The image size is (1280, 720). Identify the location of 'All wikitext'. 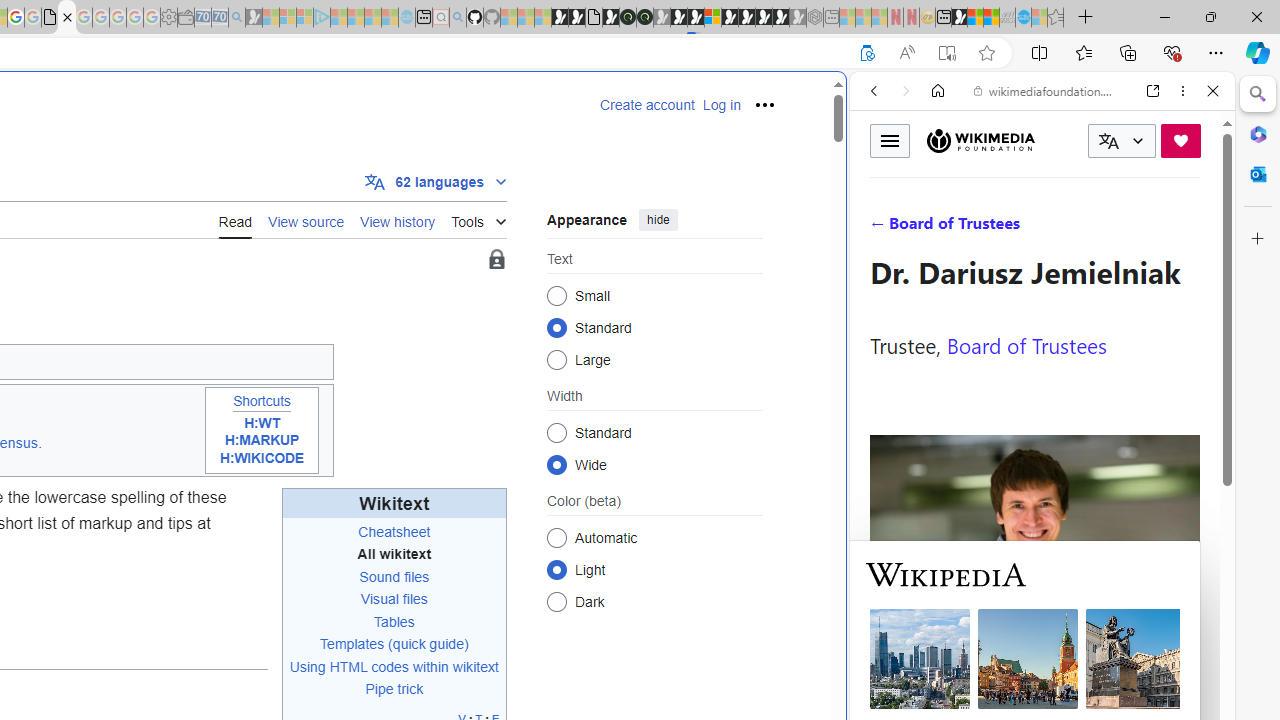
(394, 554).